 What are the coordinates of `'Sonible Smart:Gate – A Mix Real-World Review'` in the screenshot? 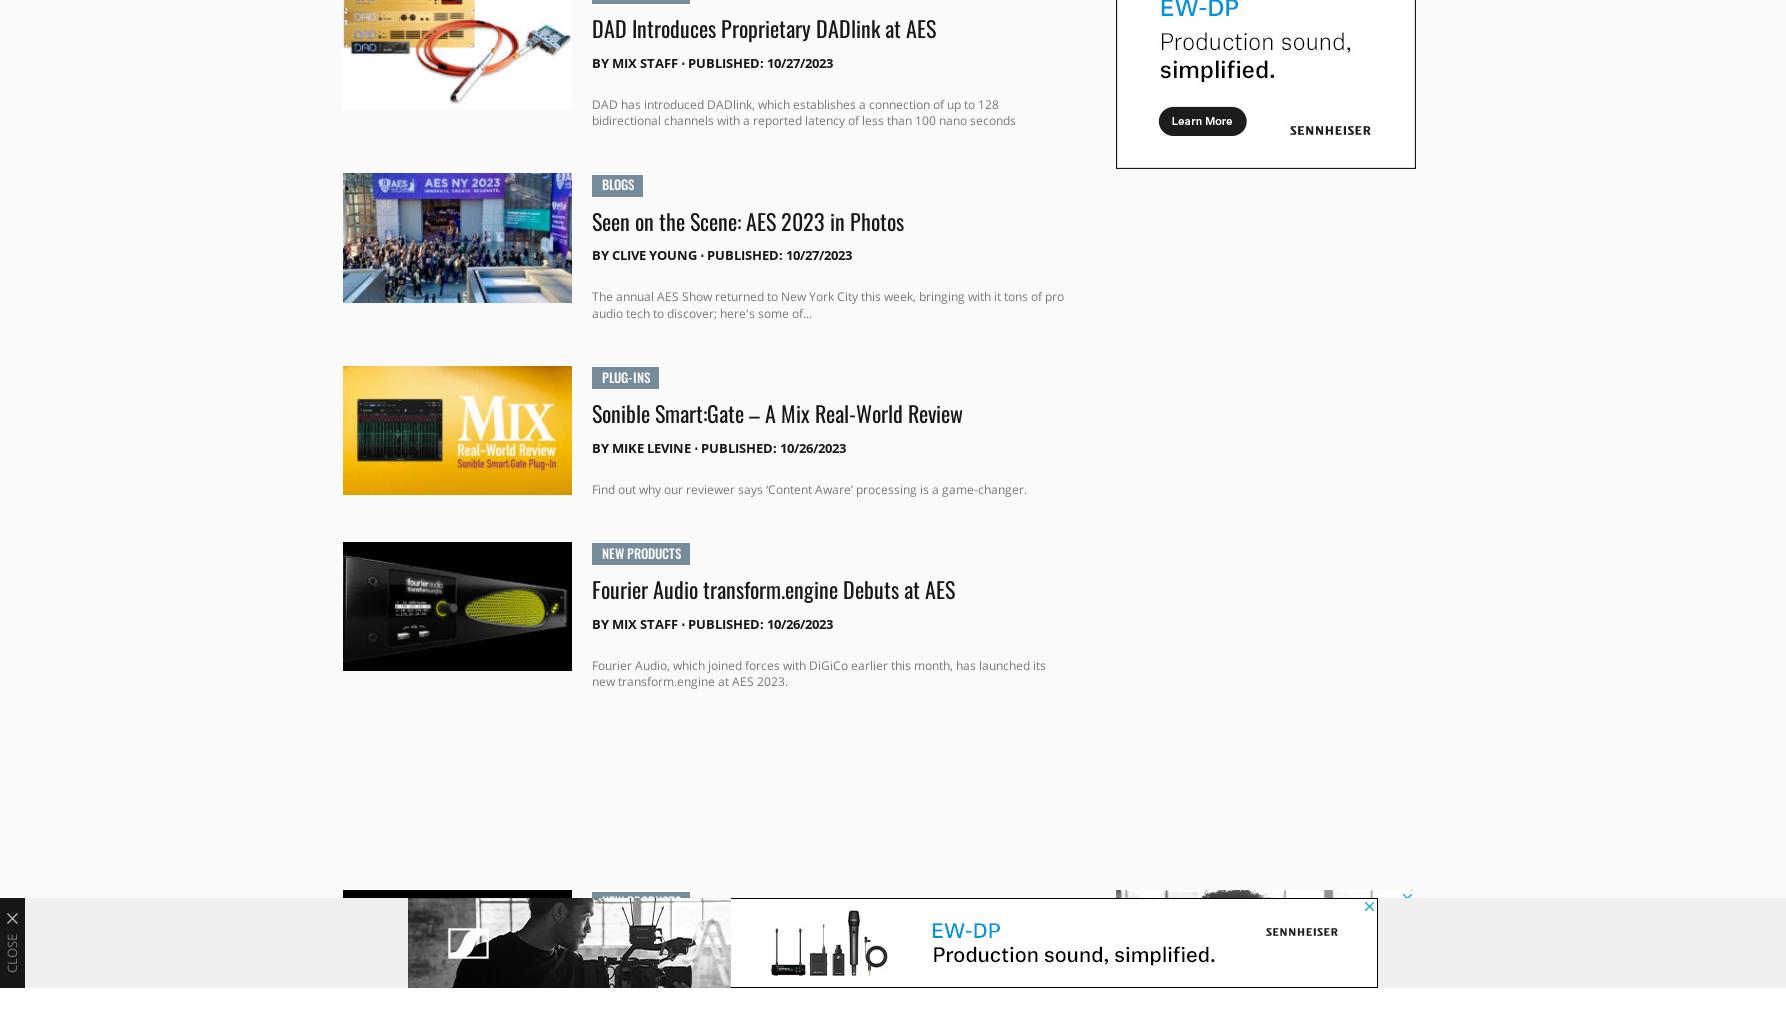 It's located at (775, 411).